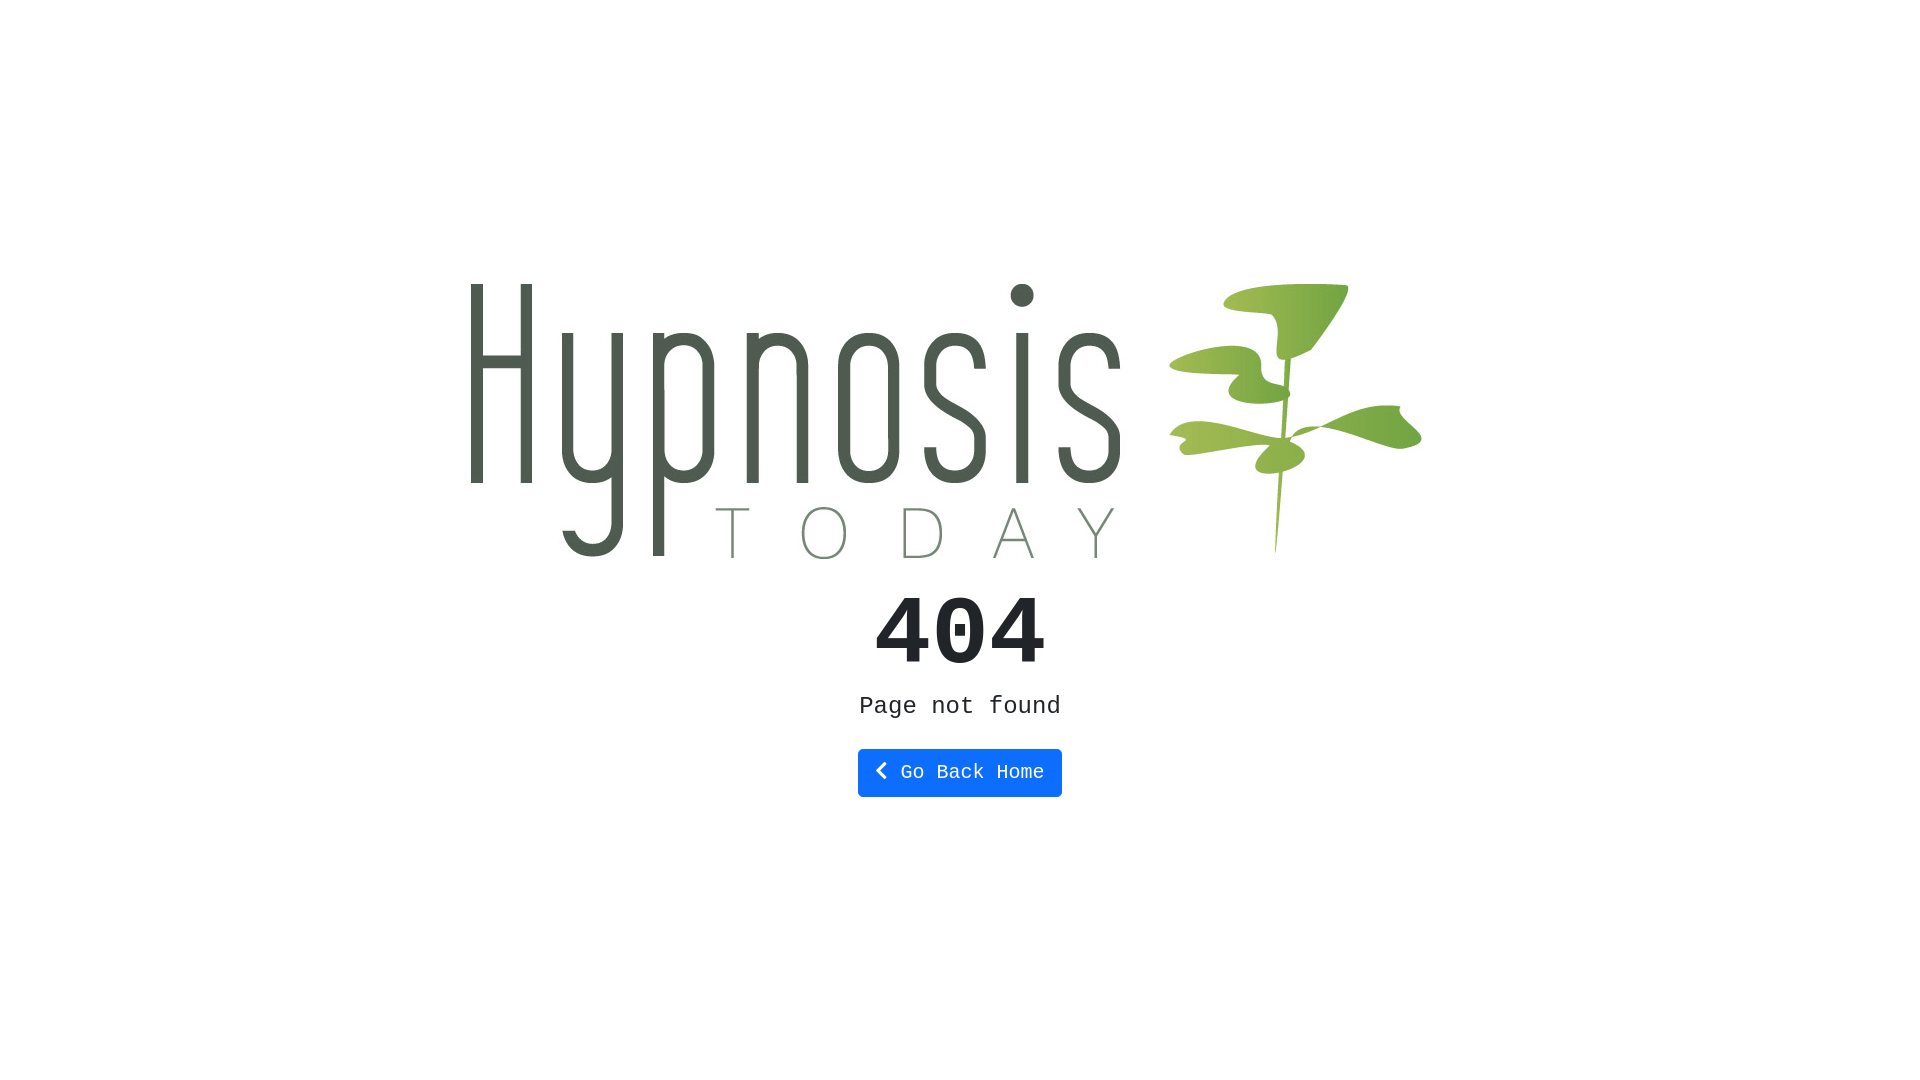  Describe the element at coordinates (958, 770) in the screenshot. I see `'Go Back Home'` at that location.